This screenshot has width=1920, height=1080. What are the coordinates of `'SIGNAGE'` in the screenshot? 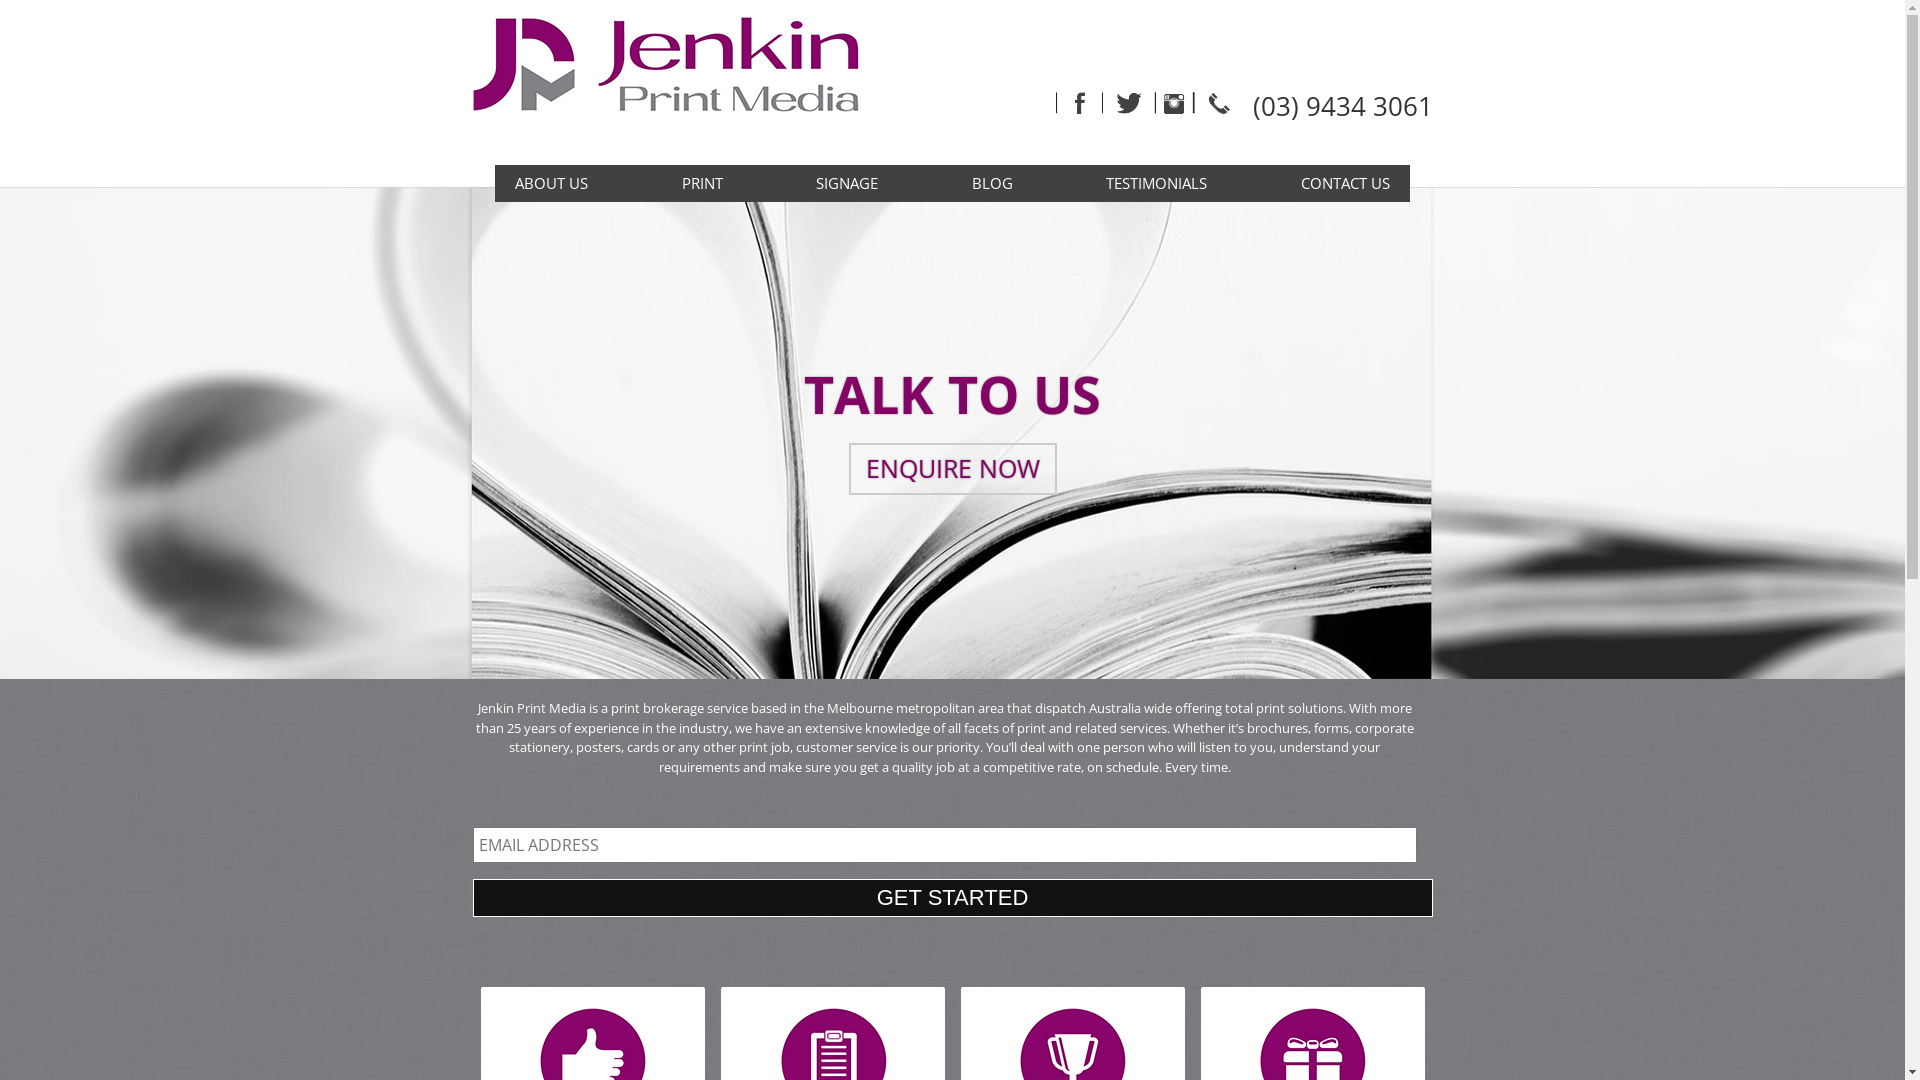 It's located at (846, 183).